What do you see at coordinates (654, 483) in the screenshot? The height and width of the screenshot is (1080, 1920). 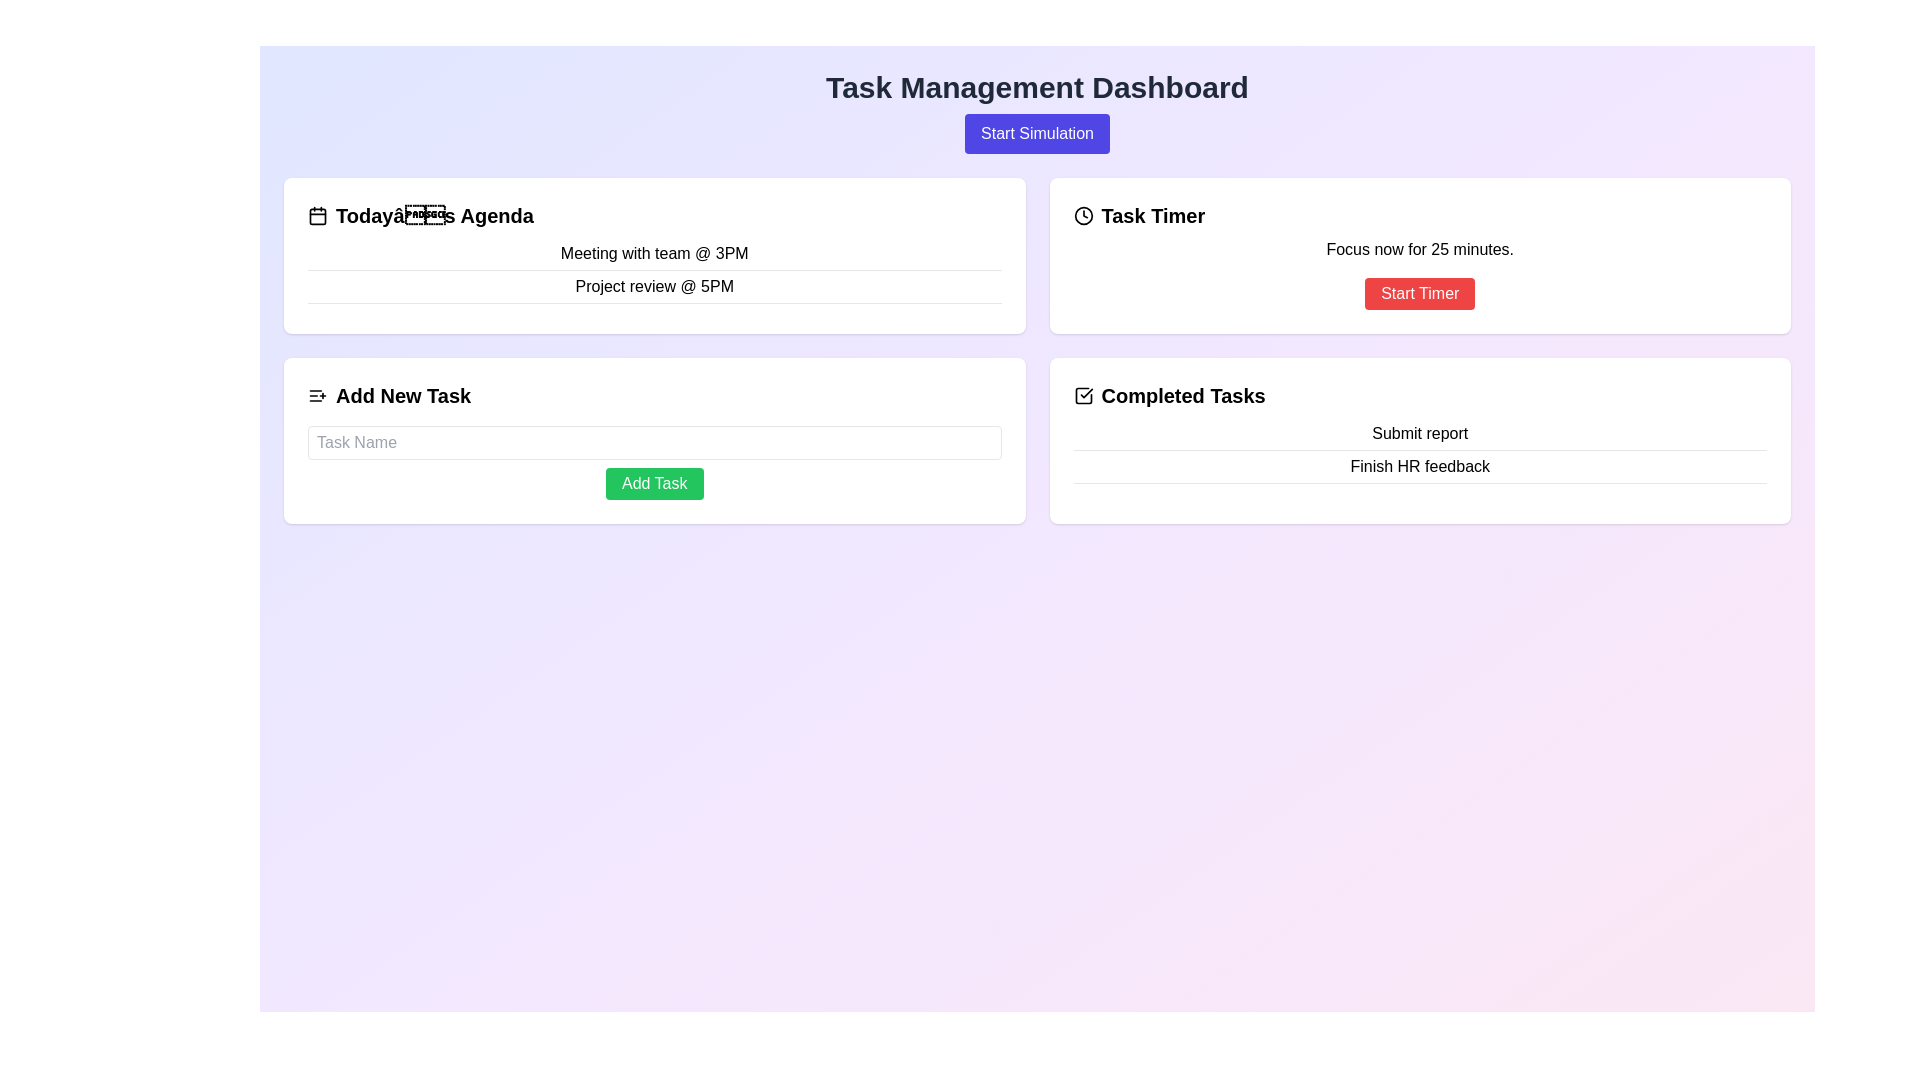 I see `the 'Add New Task' button located below the 'Task Name' input field` at bounding box center [654, 483].